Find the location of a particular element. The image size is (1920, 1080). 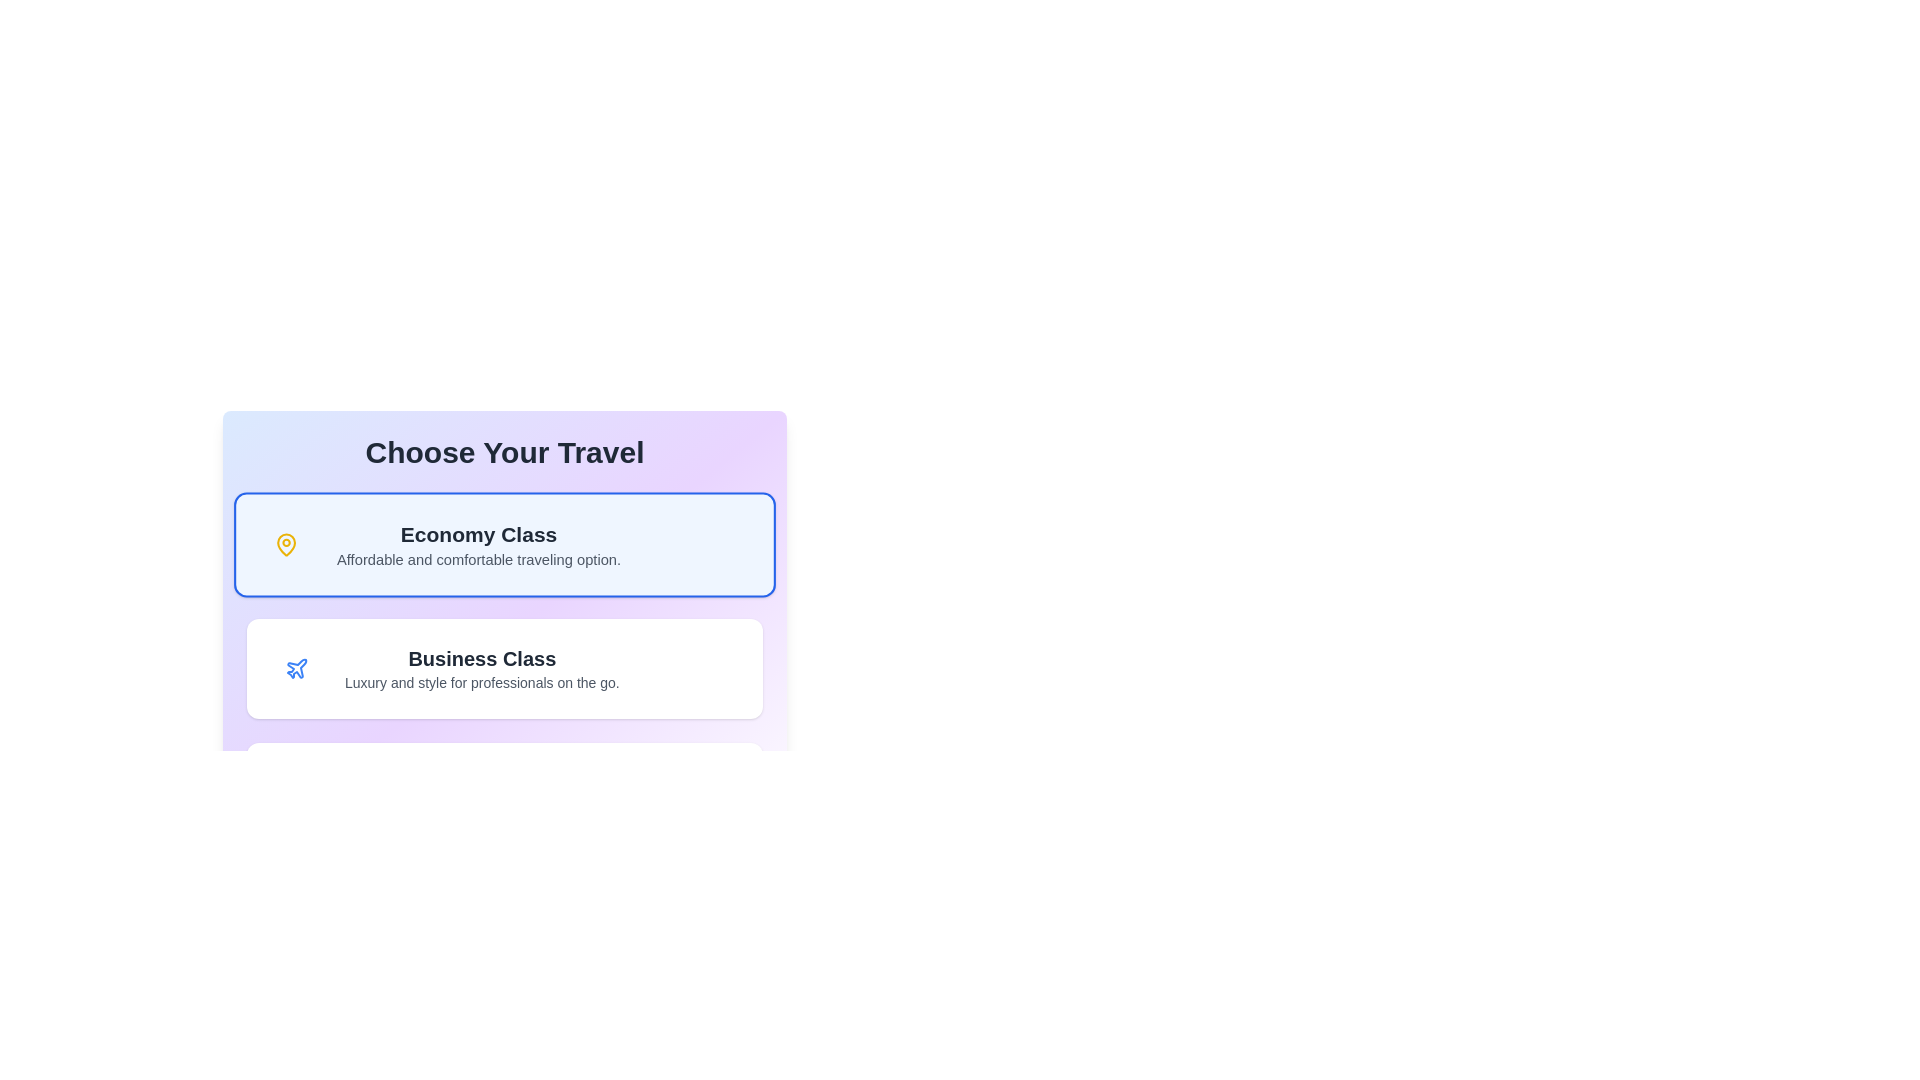

the blue plane icon, which is the second icon in the 'Choose Your Travel' section under the 'Business Class' card is located at coordinates (296, 668).